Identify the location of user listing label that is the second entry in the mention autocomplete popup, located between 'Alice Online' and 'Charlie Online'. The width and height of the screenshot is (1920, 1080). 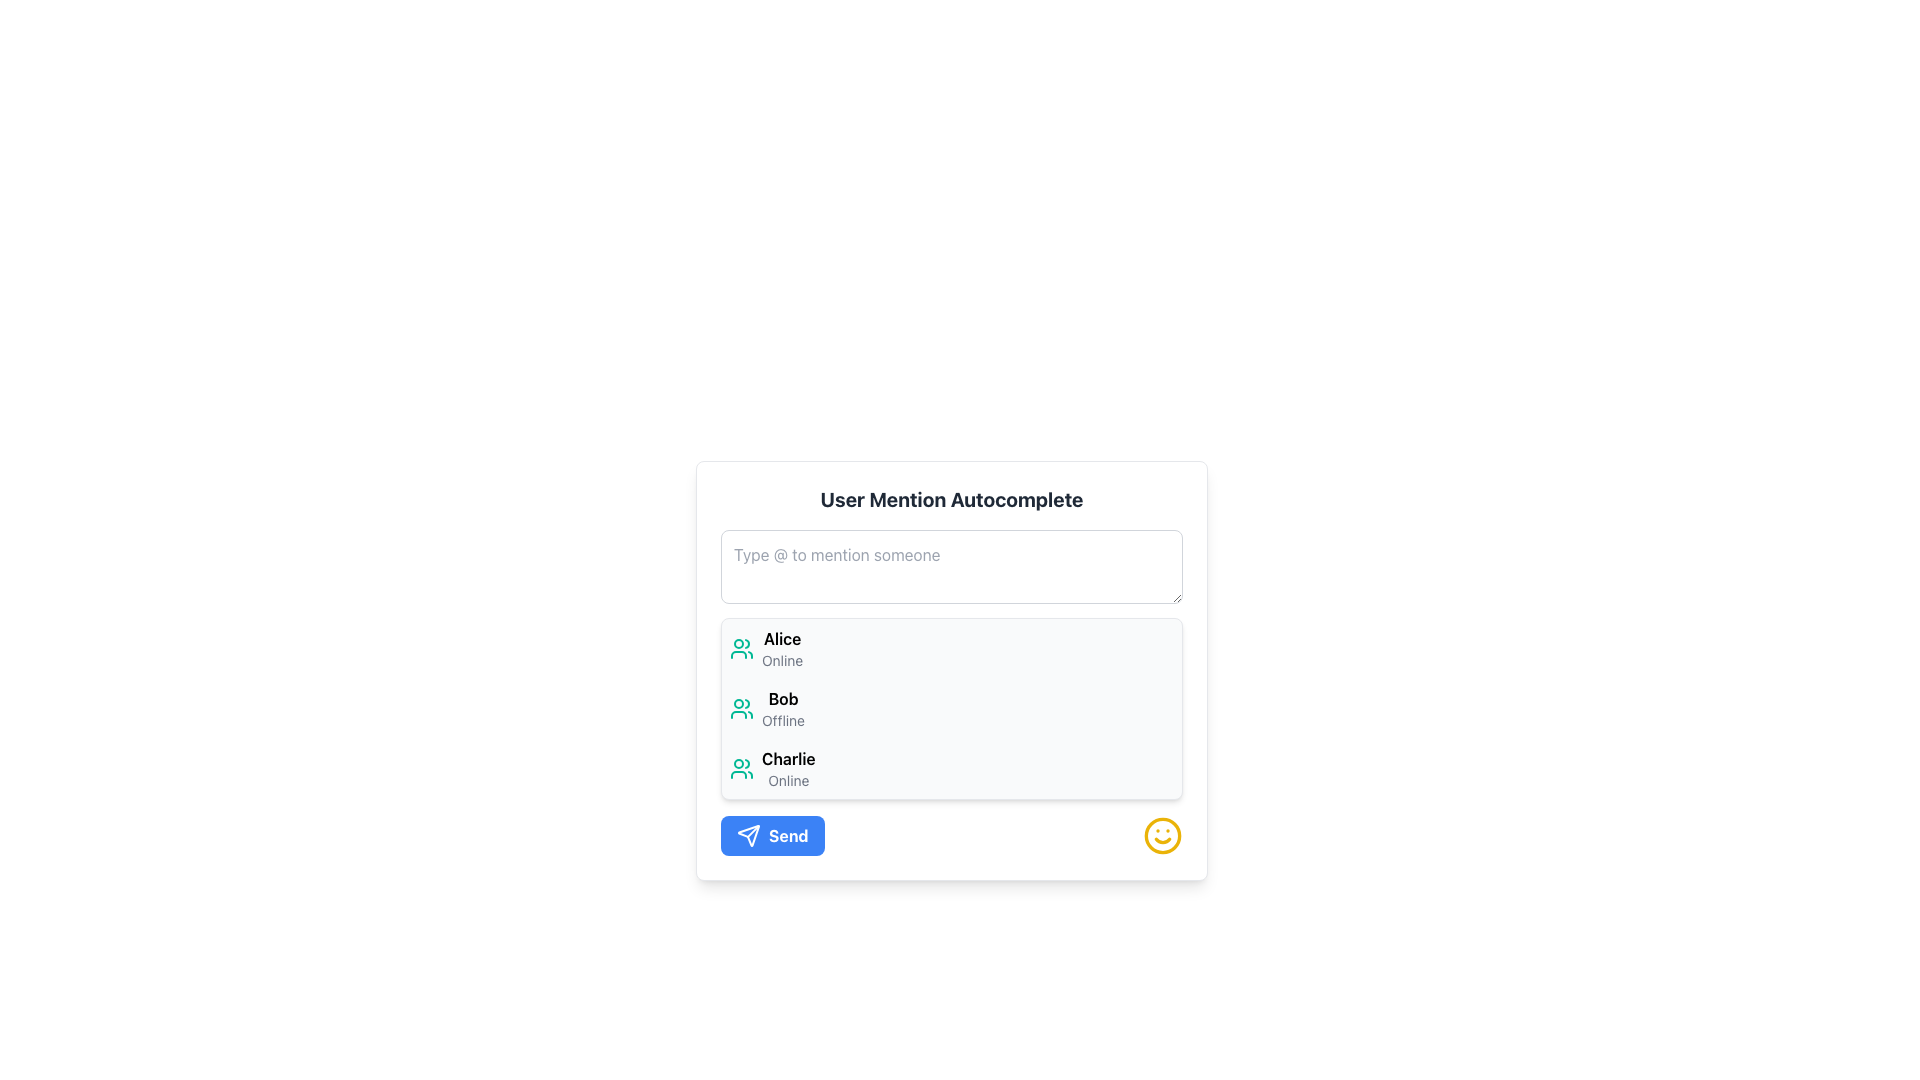
(782, 708).